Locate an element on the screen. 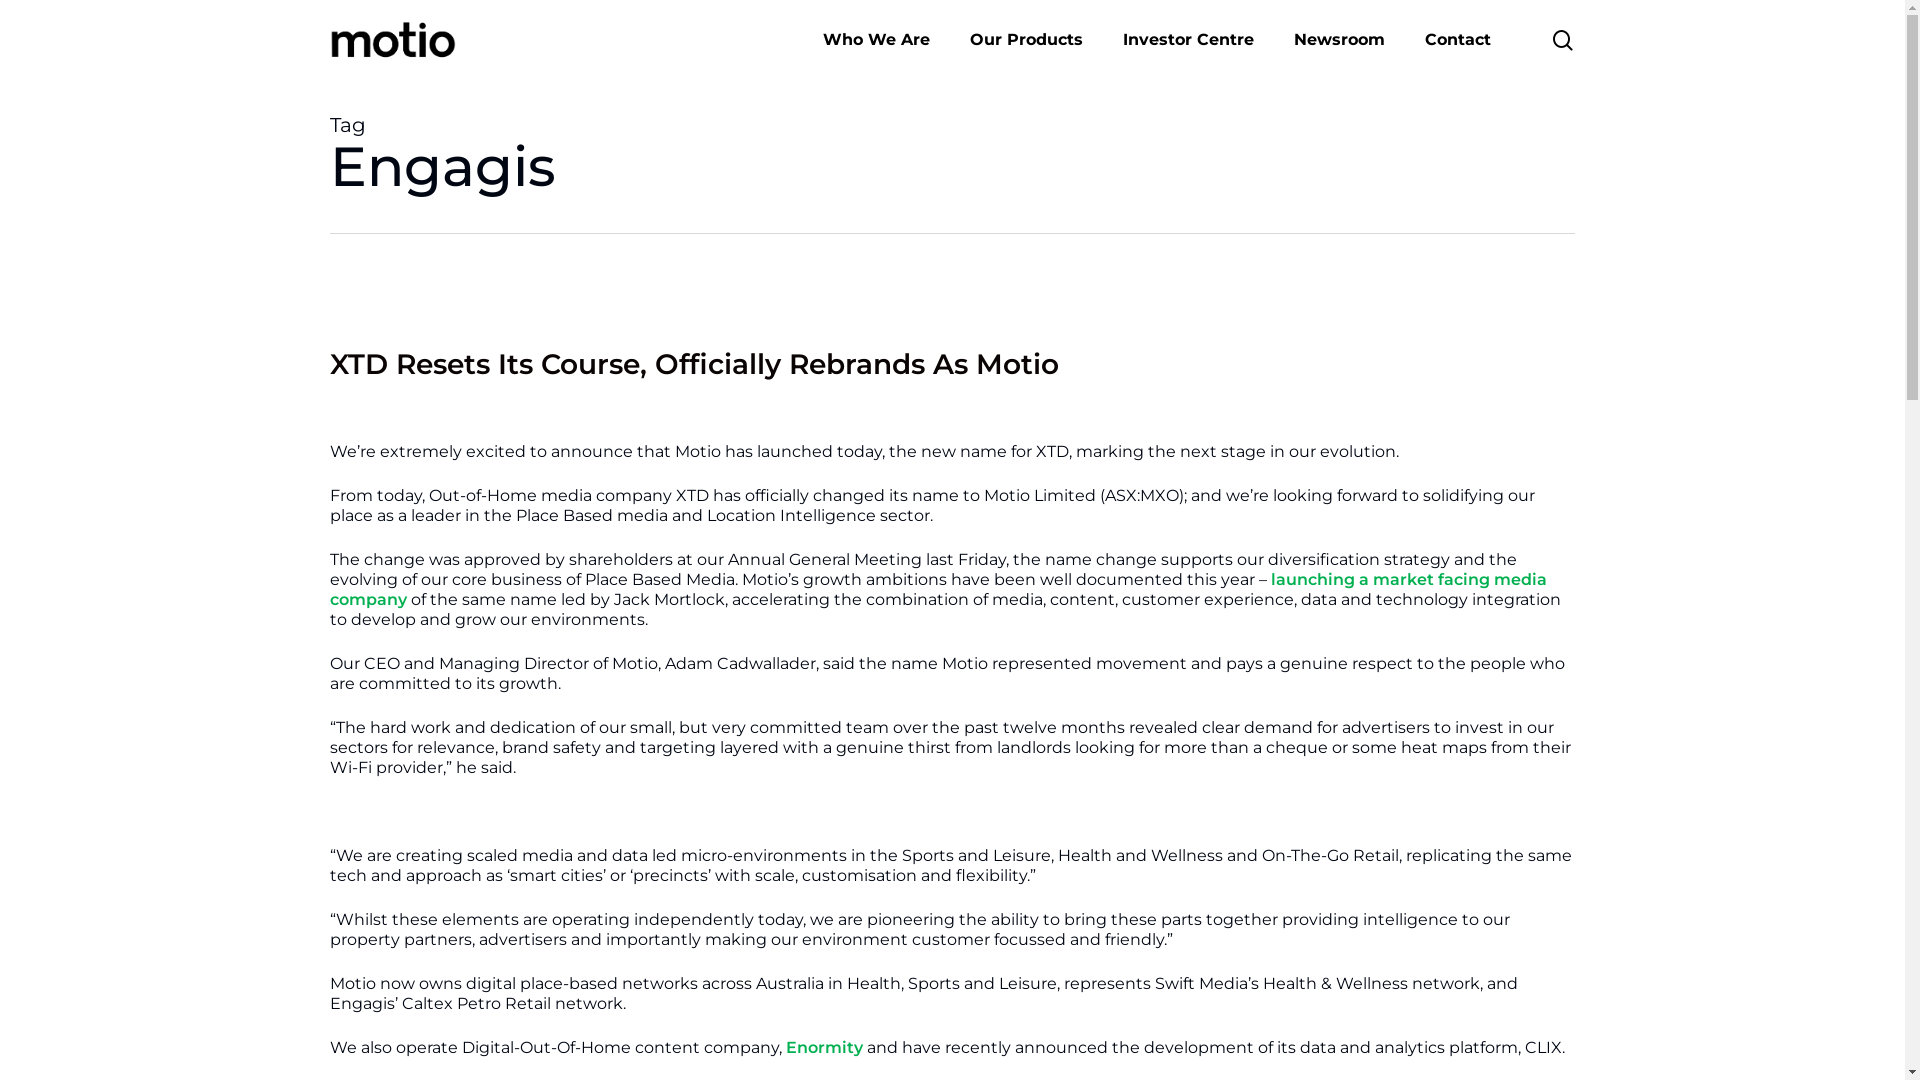  'search' is located at coordinates (1562, 40).